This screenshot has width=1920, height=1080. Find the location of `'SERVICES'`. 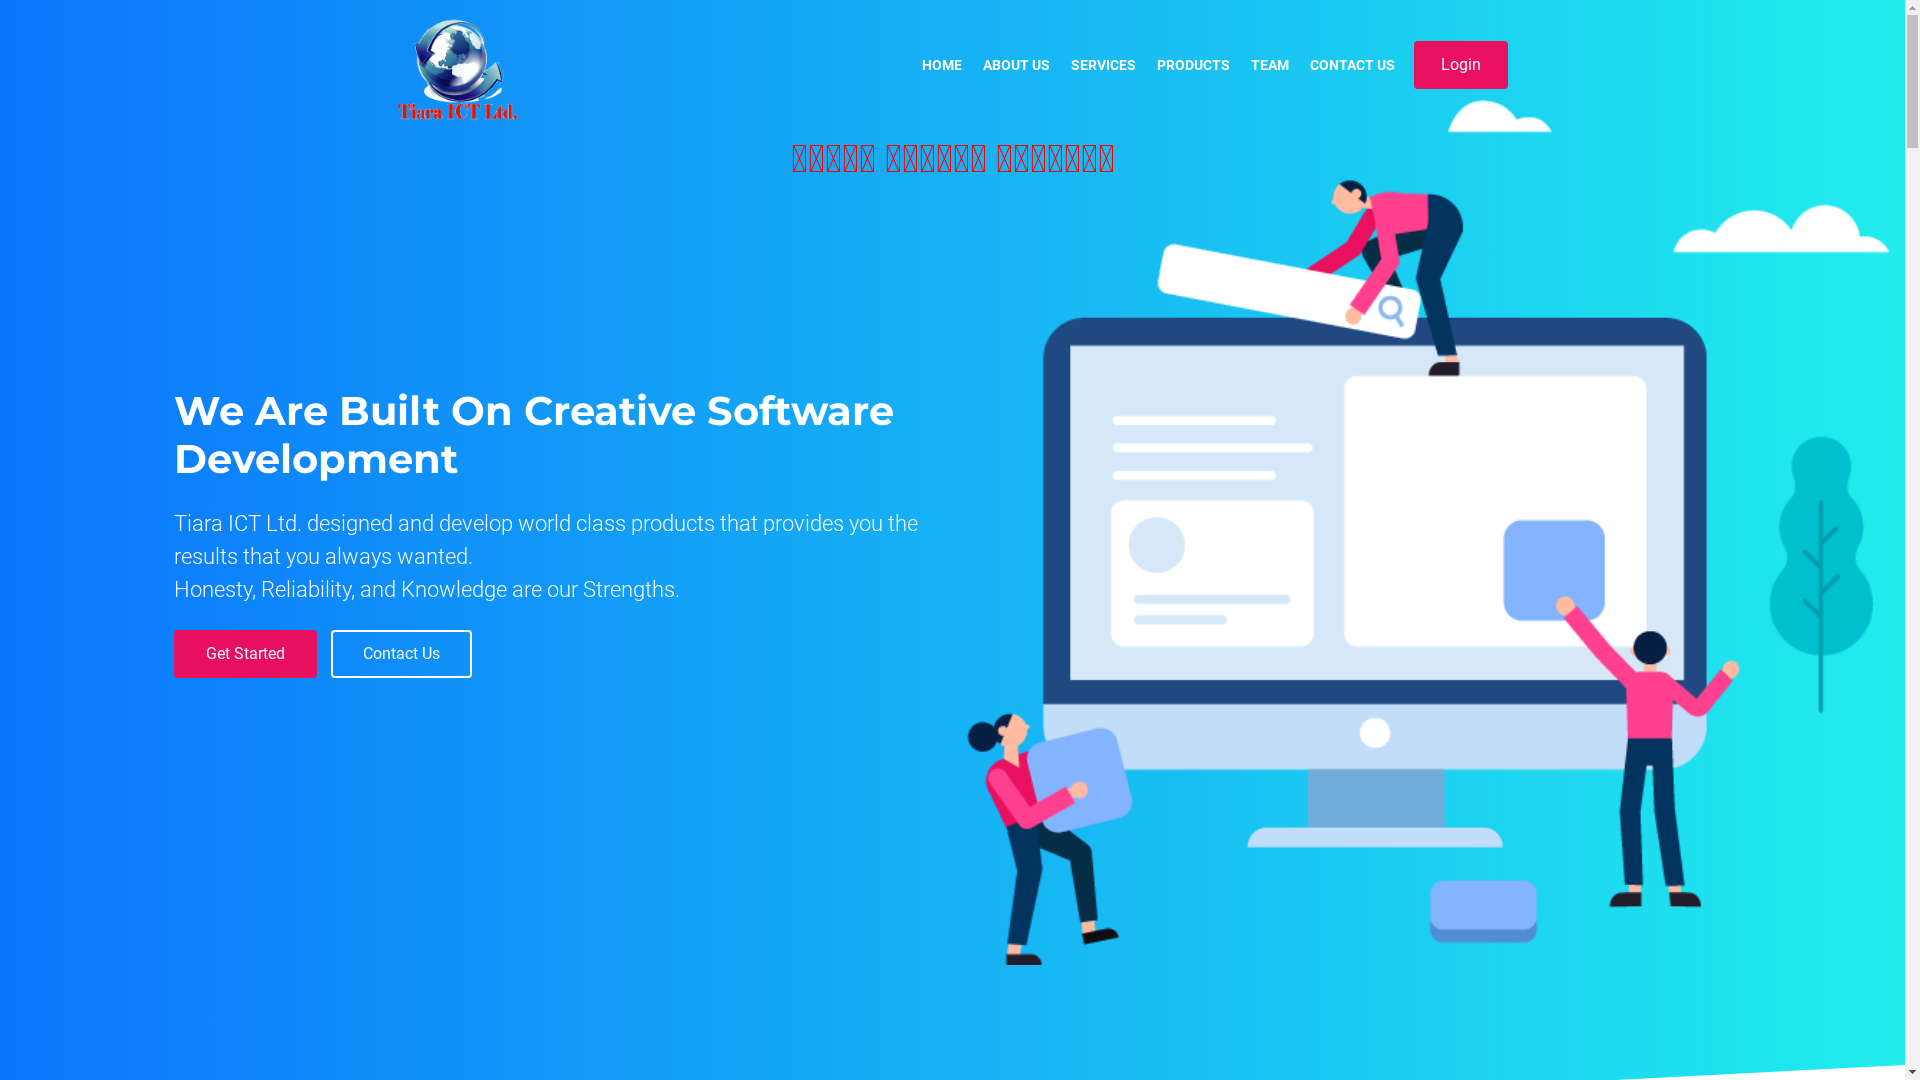

'SERVICES' is located at coordinates (1101, 64).